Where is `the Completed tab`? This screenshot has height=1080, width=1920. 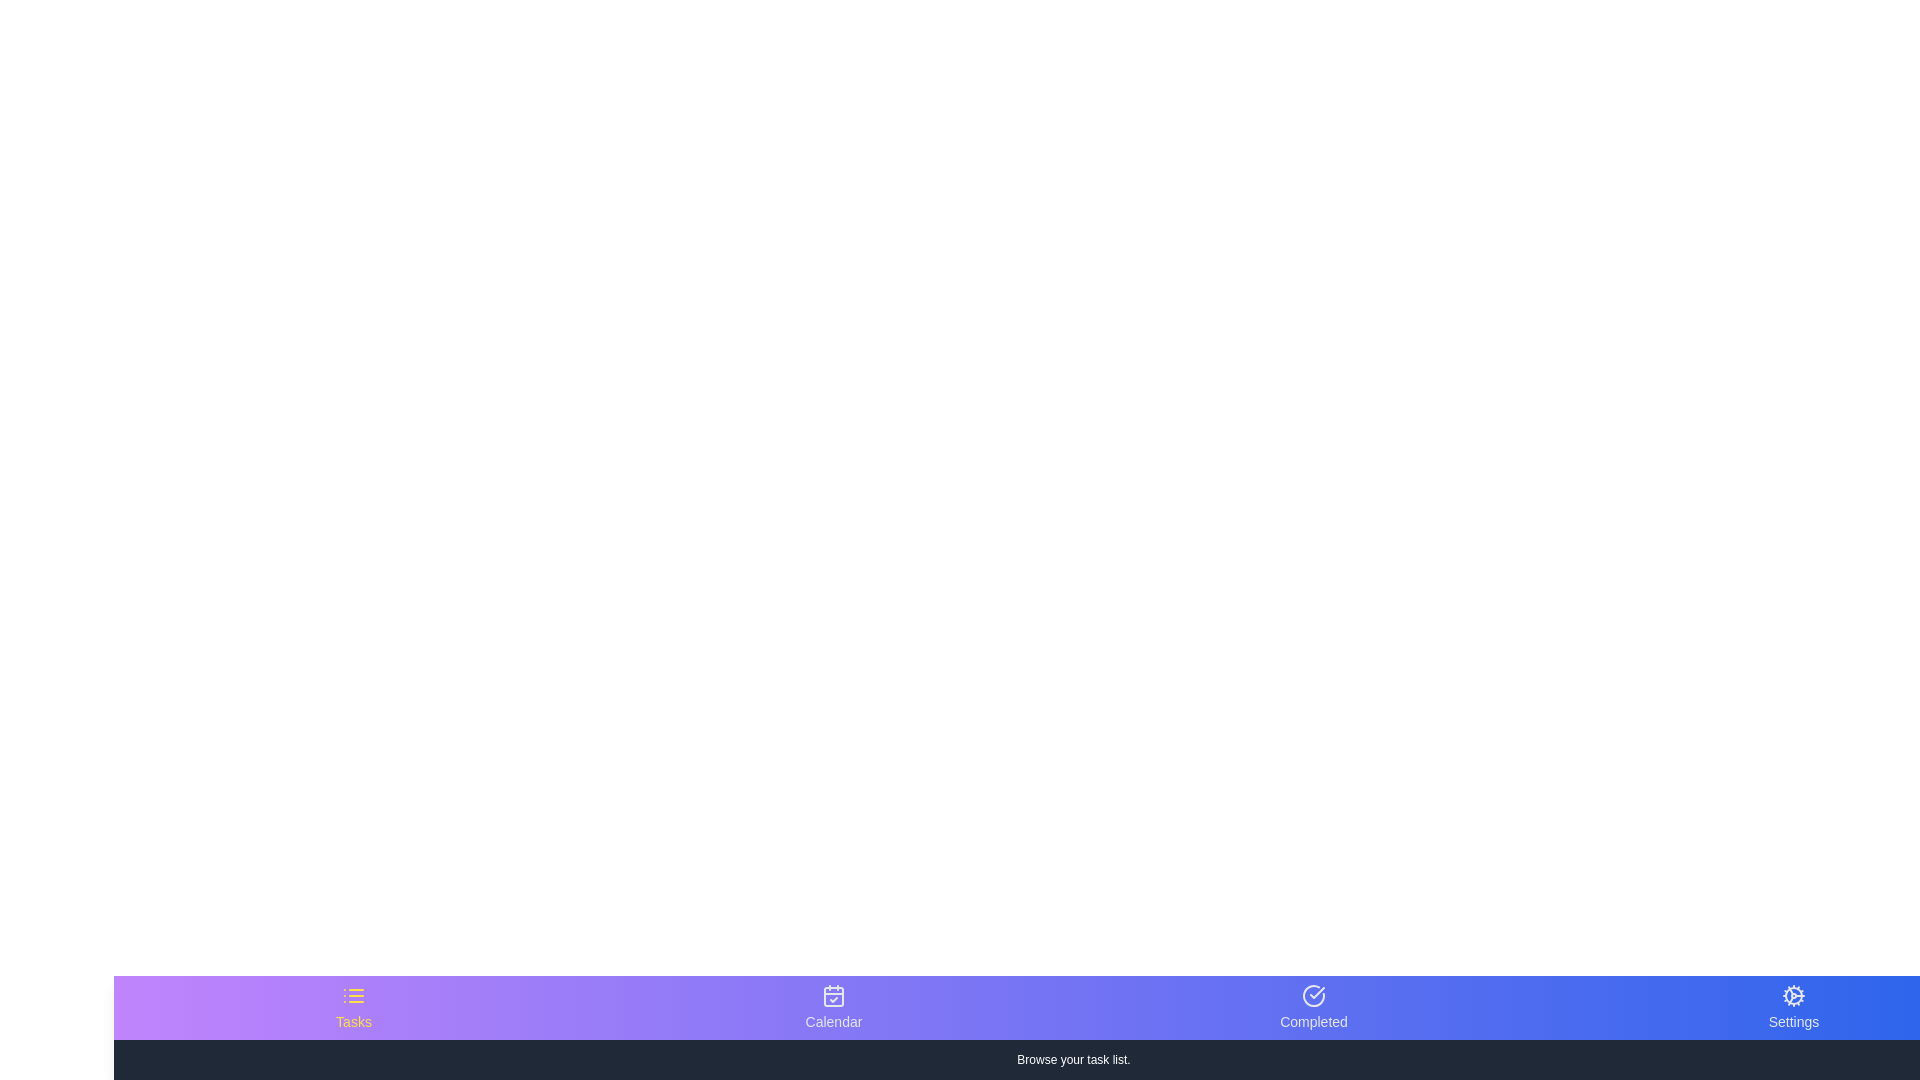
the Completed tab is located at coordinates (1314, 1007).